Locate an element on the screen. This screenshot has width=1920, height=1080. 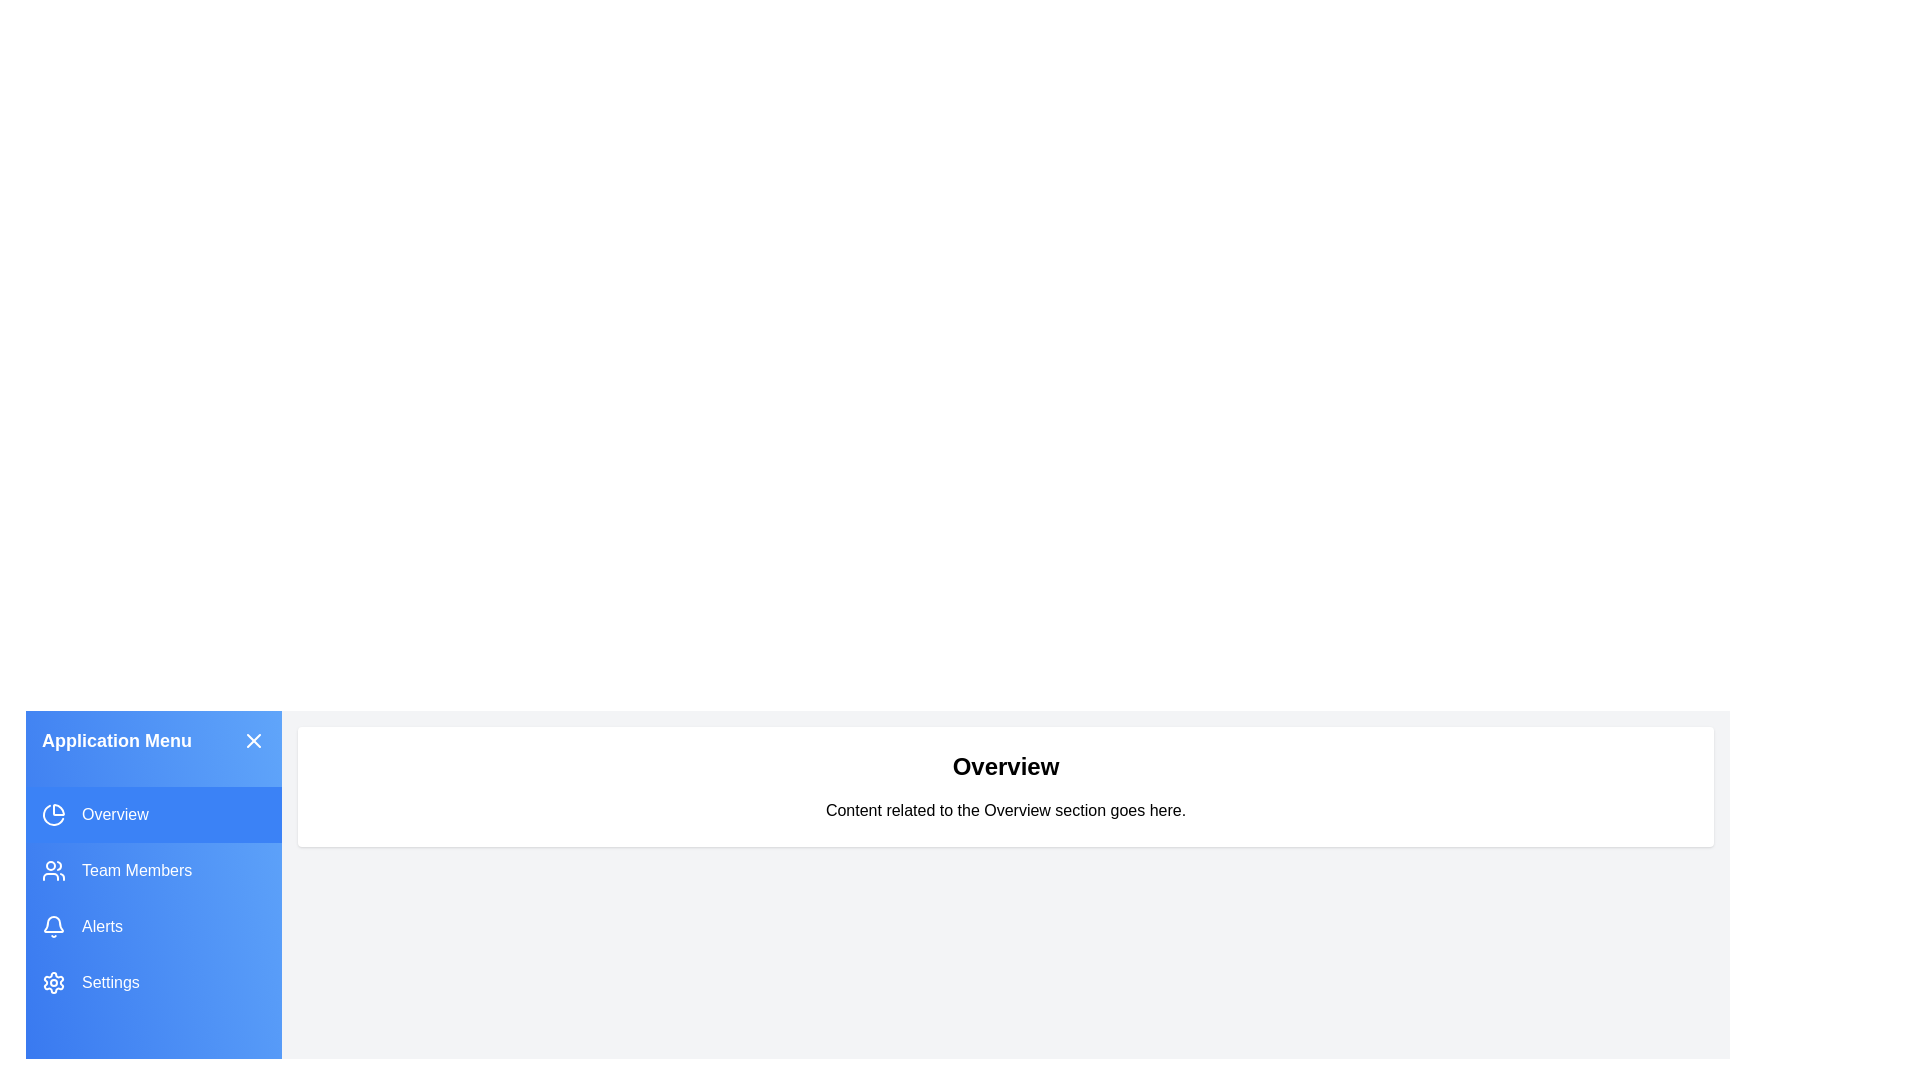
the menu section Overview by clicking on it is located at coordinates (152, 814).